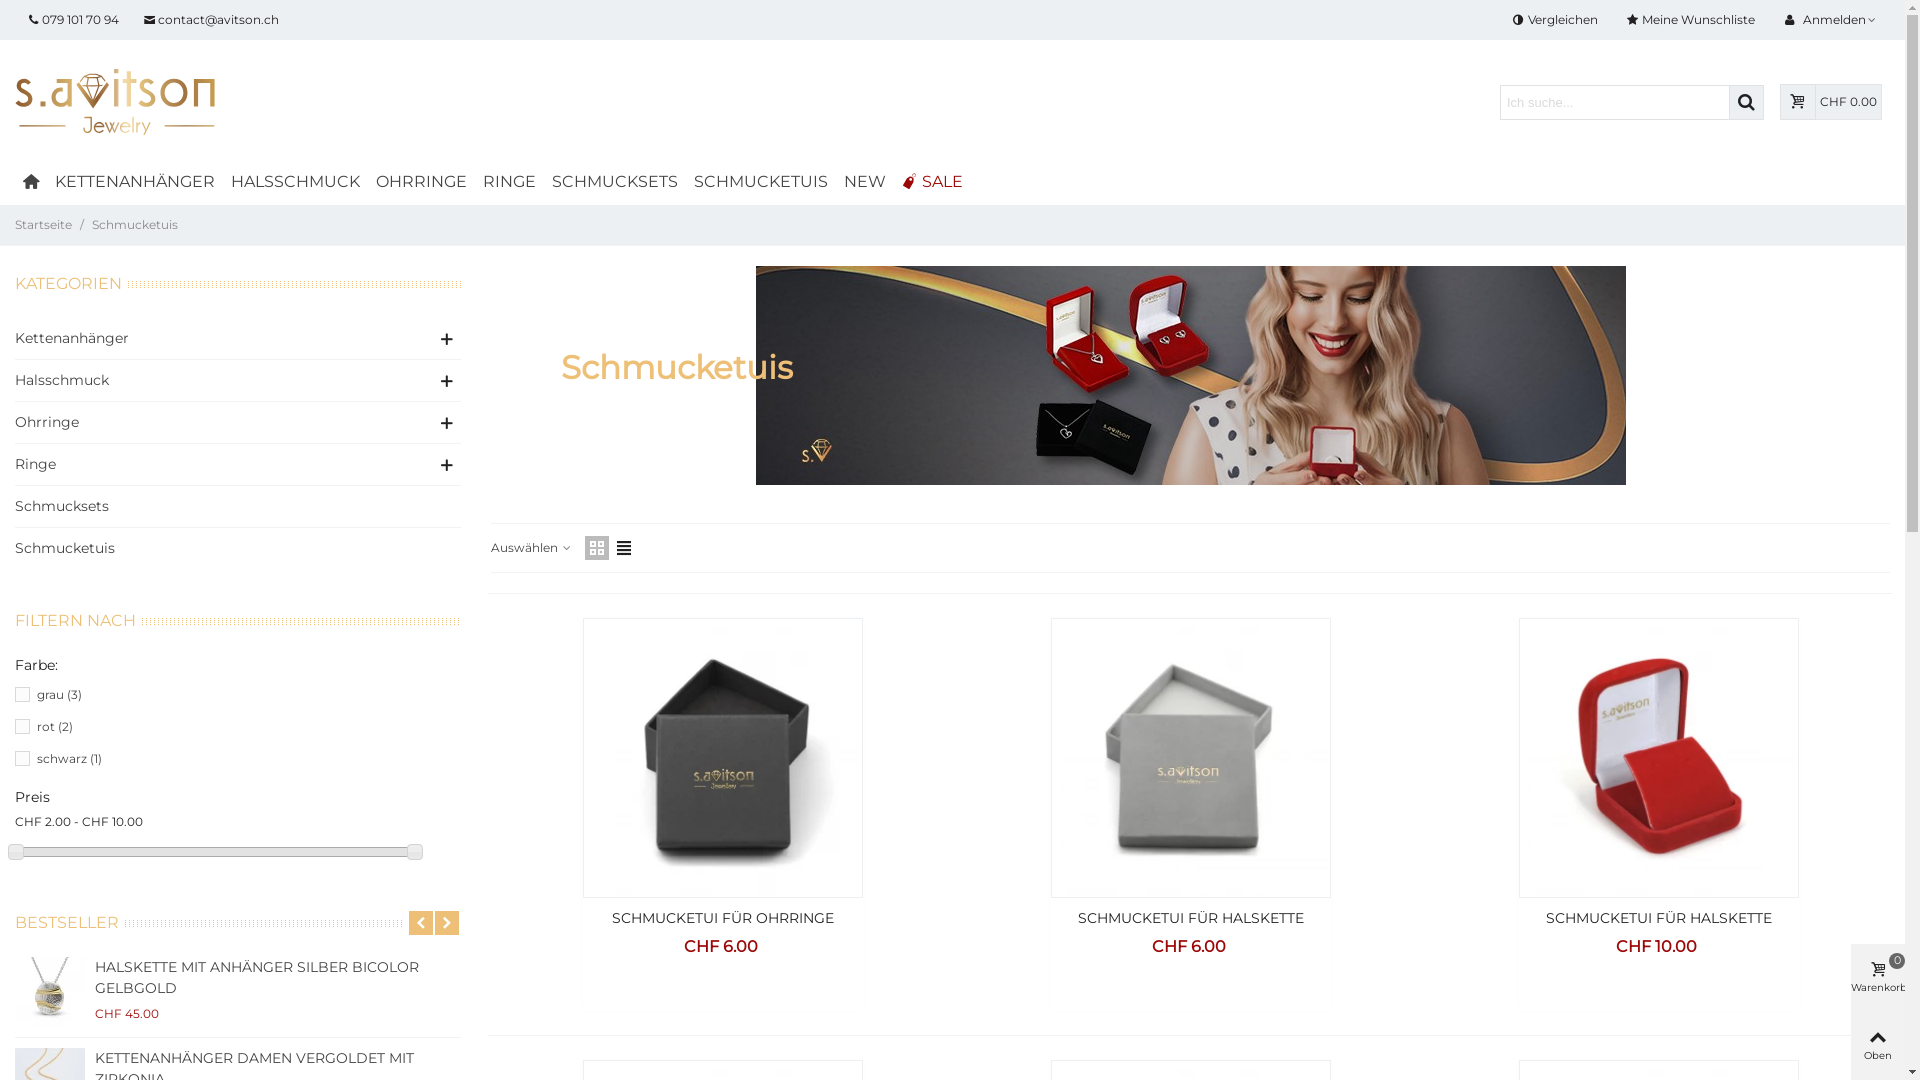 The height and width of the screenshot is (1080, 1920). What do you see at coordinates (72, 19) in the screenshot?
I see `'079 101 70 94'` at bounding box center [72, 19].